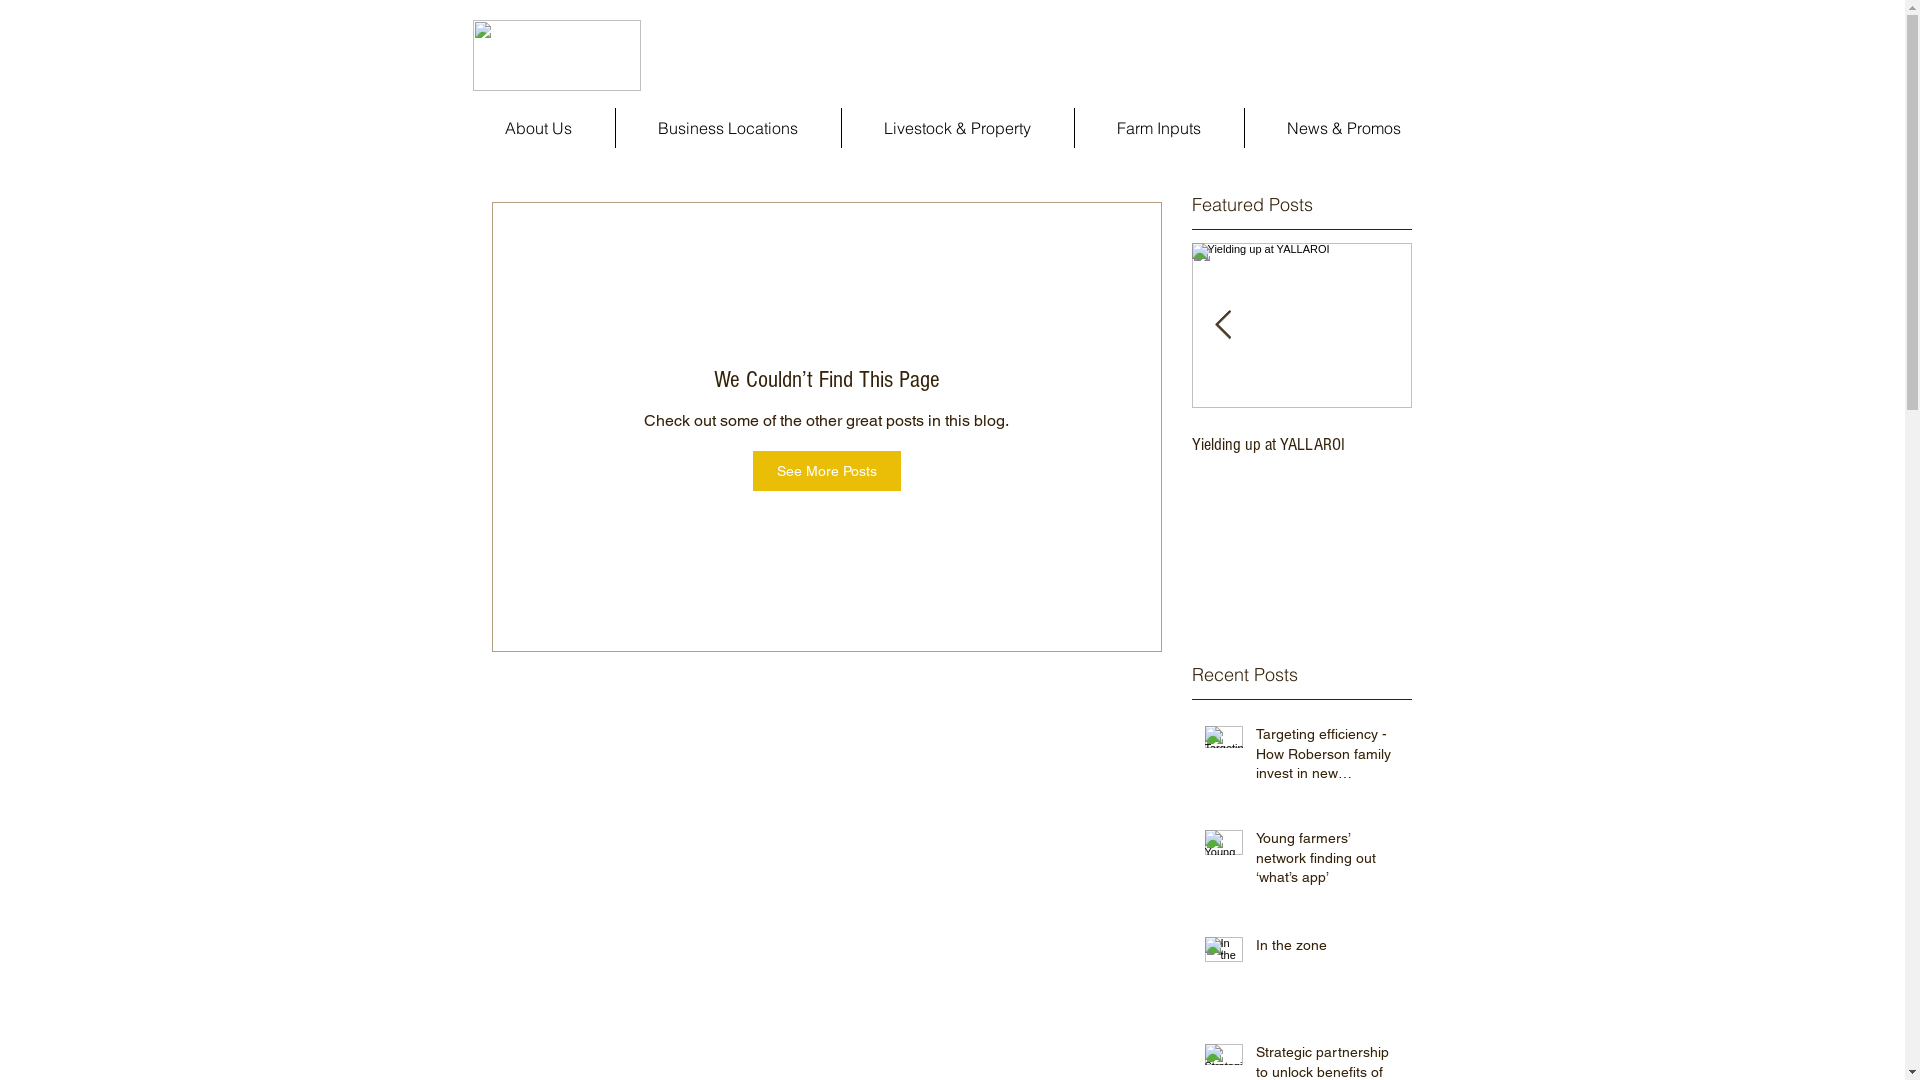  I want to click on 'Yielding up at YALLAROI', so click(1301, 443).